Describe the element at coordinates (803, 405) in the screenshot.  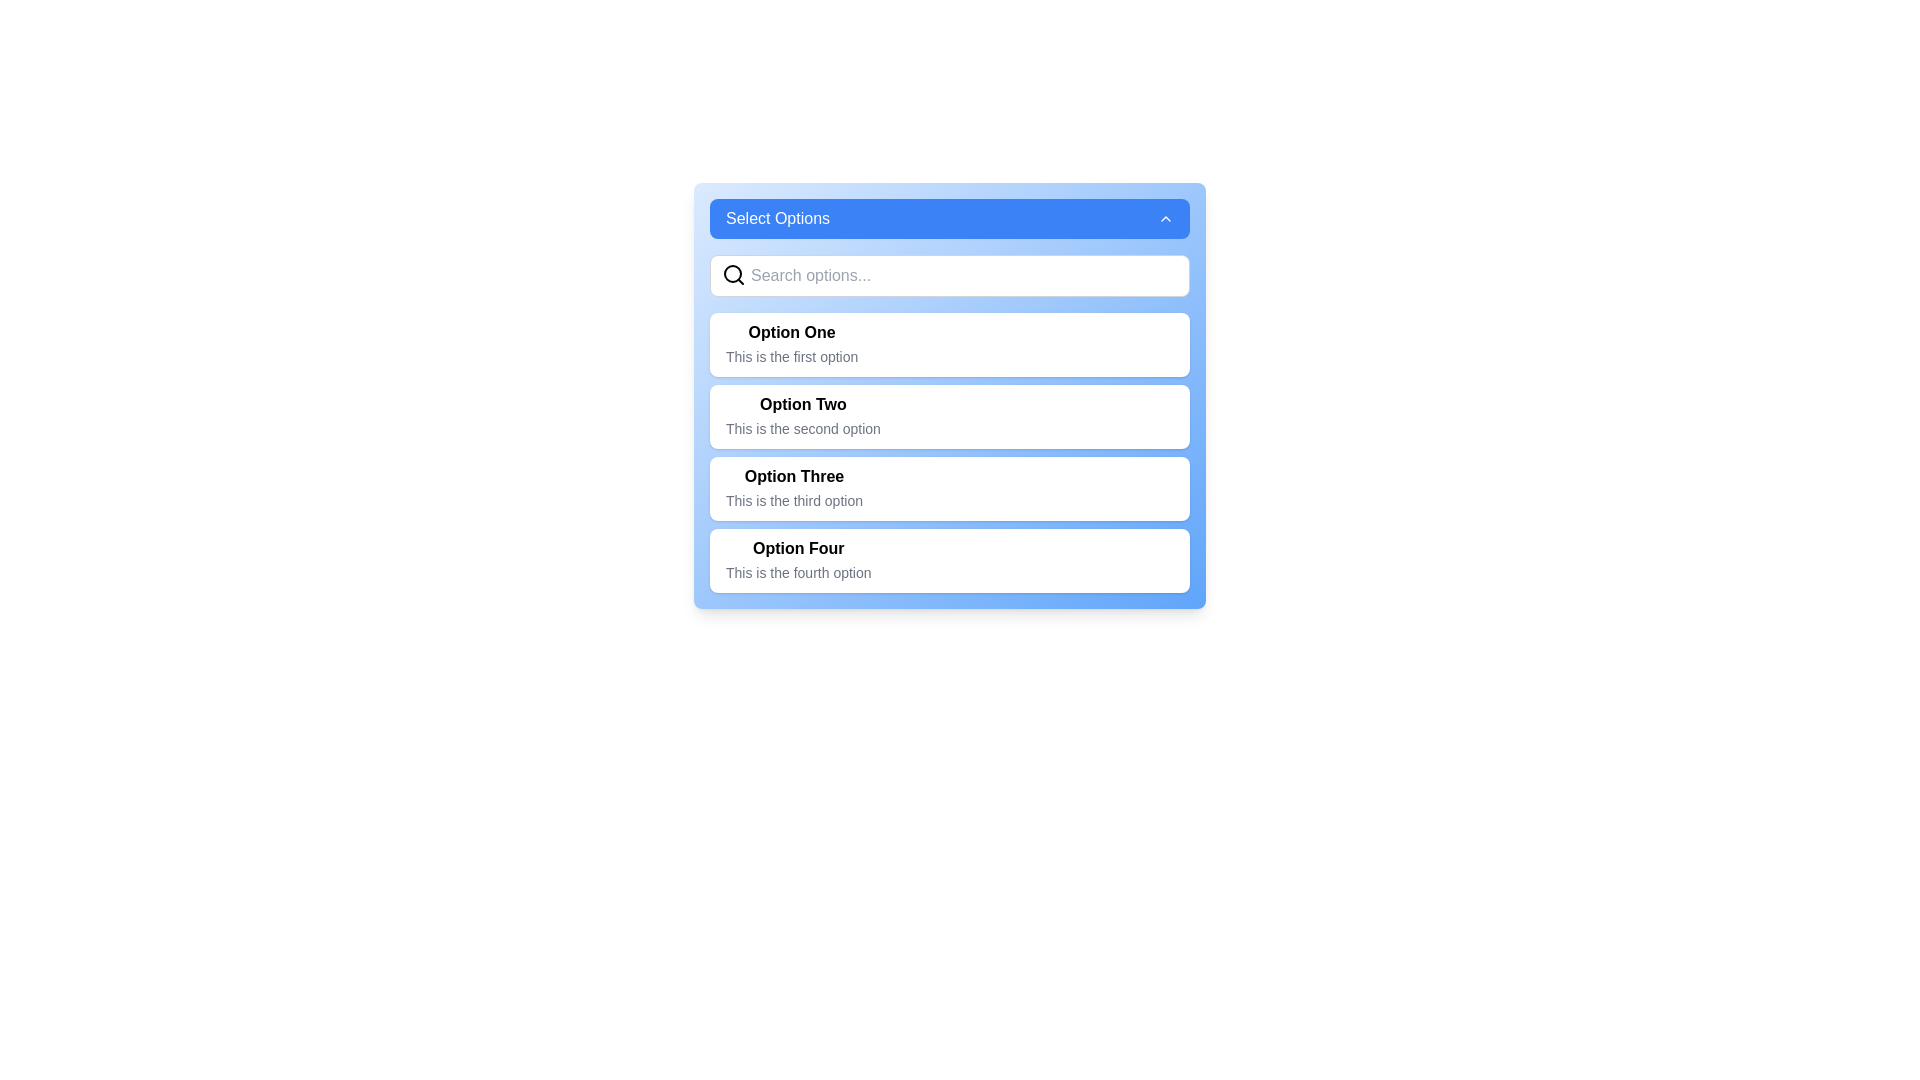
I see `the text label 'Option Two' which is styled in bold and includes the description 'This is the second option', located in a selection list interface` at that location.